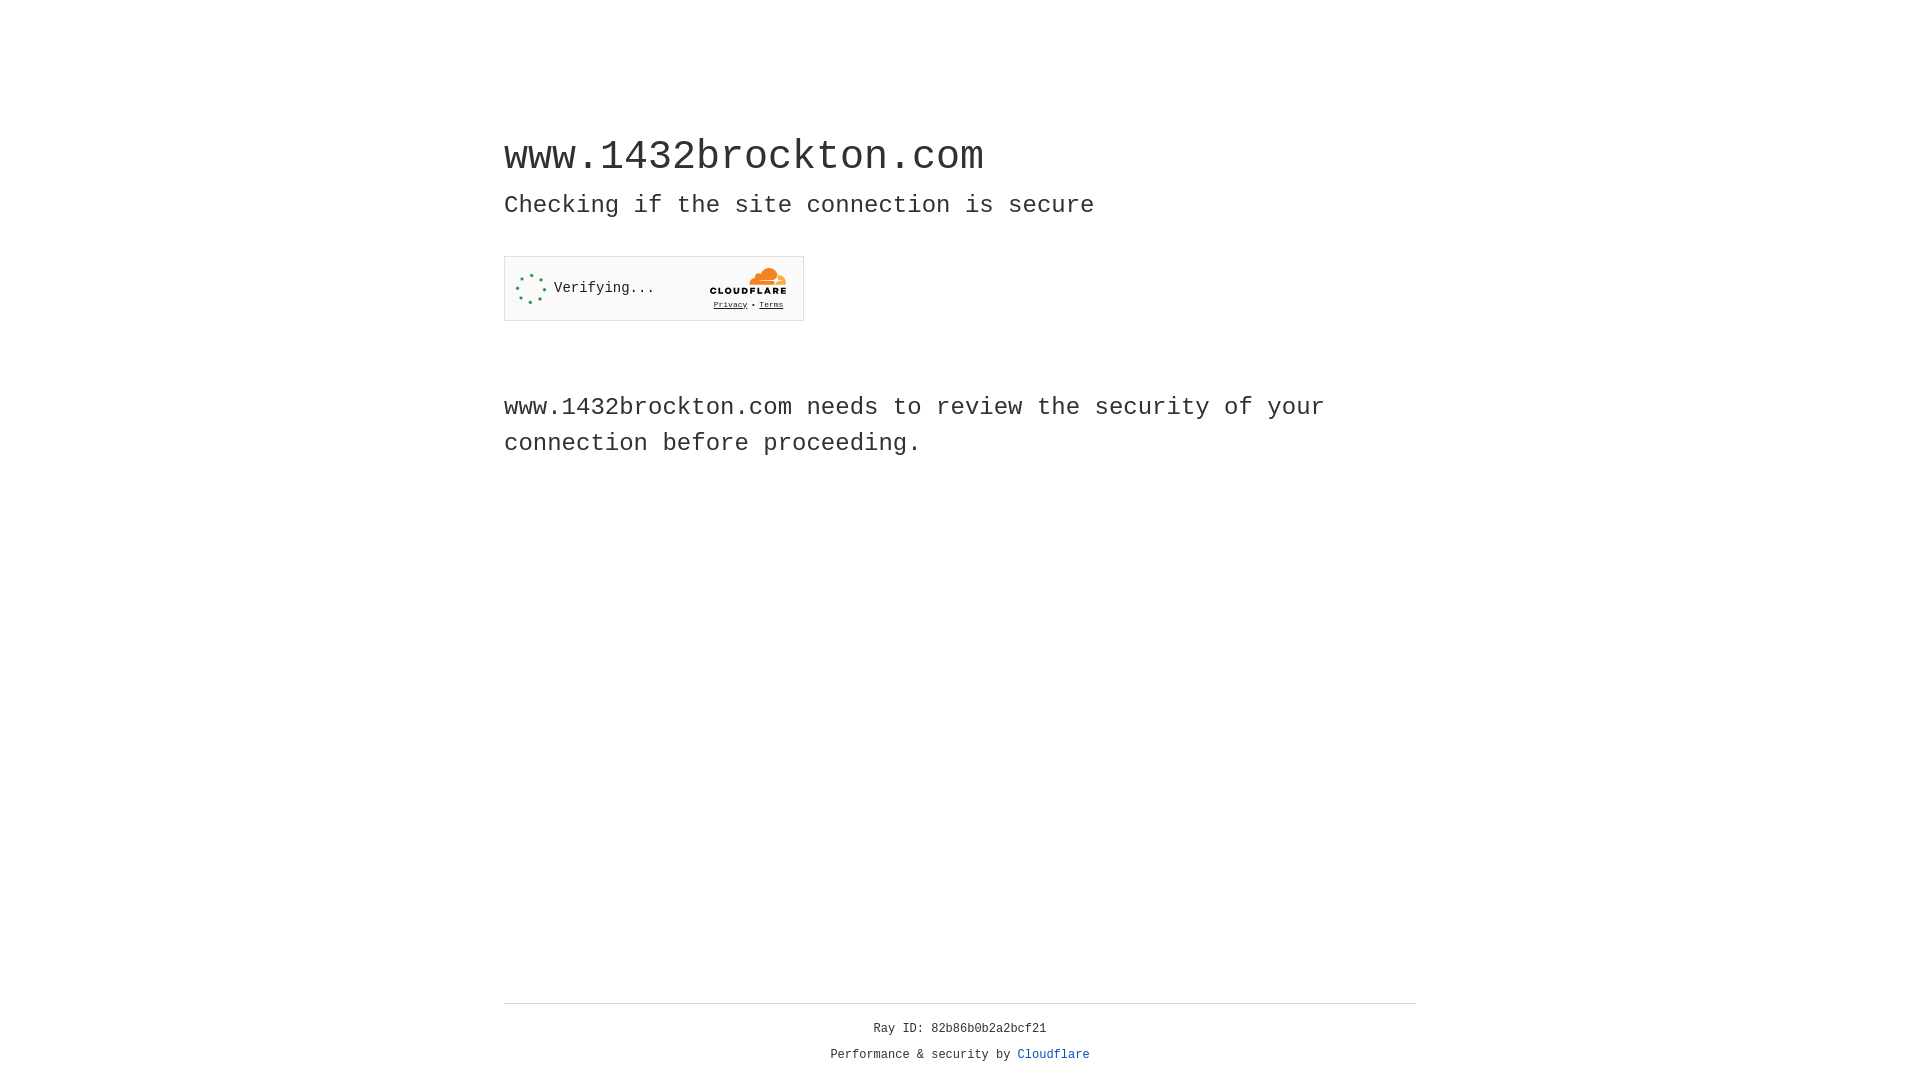 The image size is (1920, 1080). What do you see at coordinates (653, 288) in the screenshot?
I see `'Widget containing a Cloudflare security challenge'` at bounding box center [653, 288].